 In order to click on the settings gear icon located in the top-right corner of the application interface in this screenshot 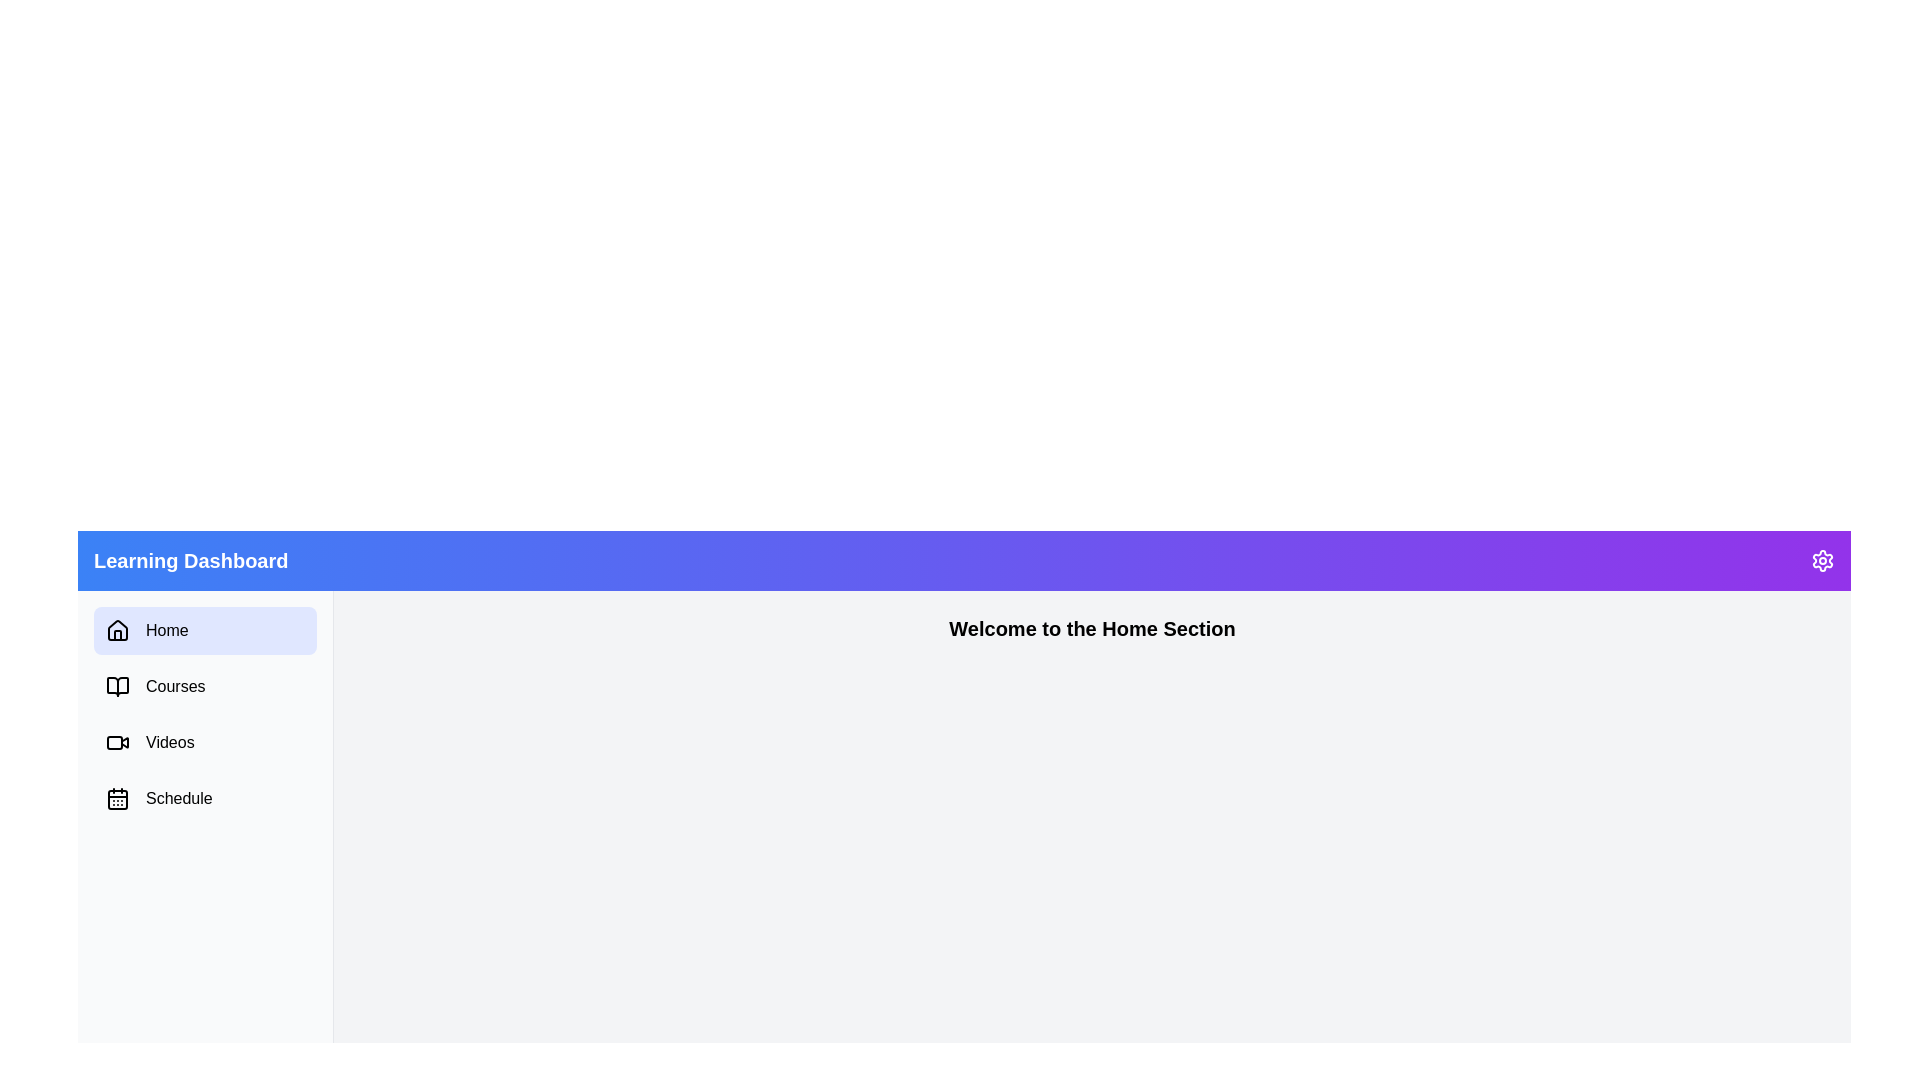, I will do `click(1823, 560)`.